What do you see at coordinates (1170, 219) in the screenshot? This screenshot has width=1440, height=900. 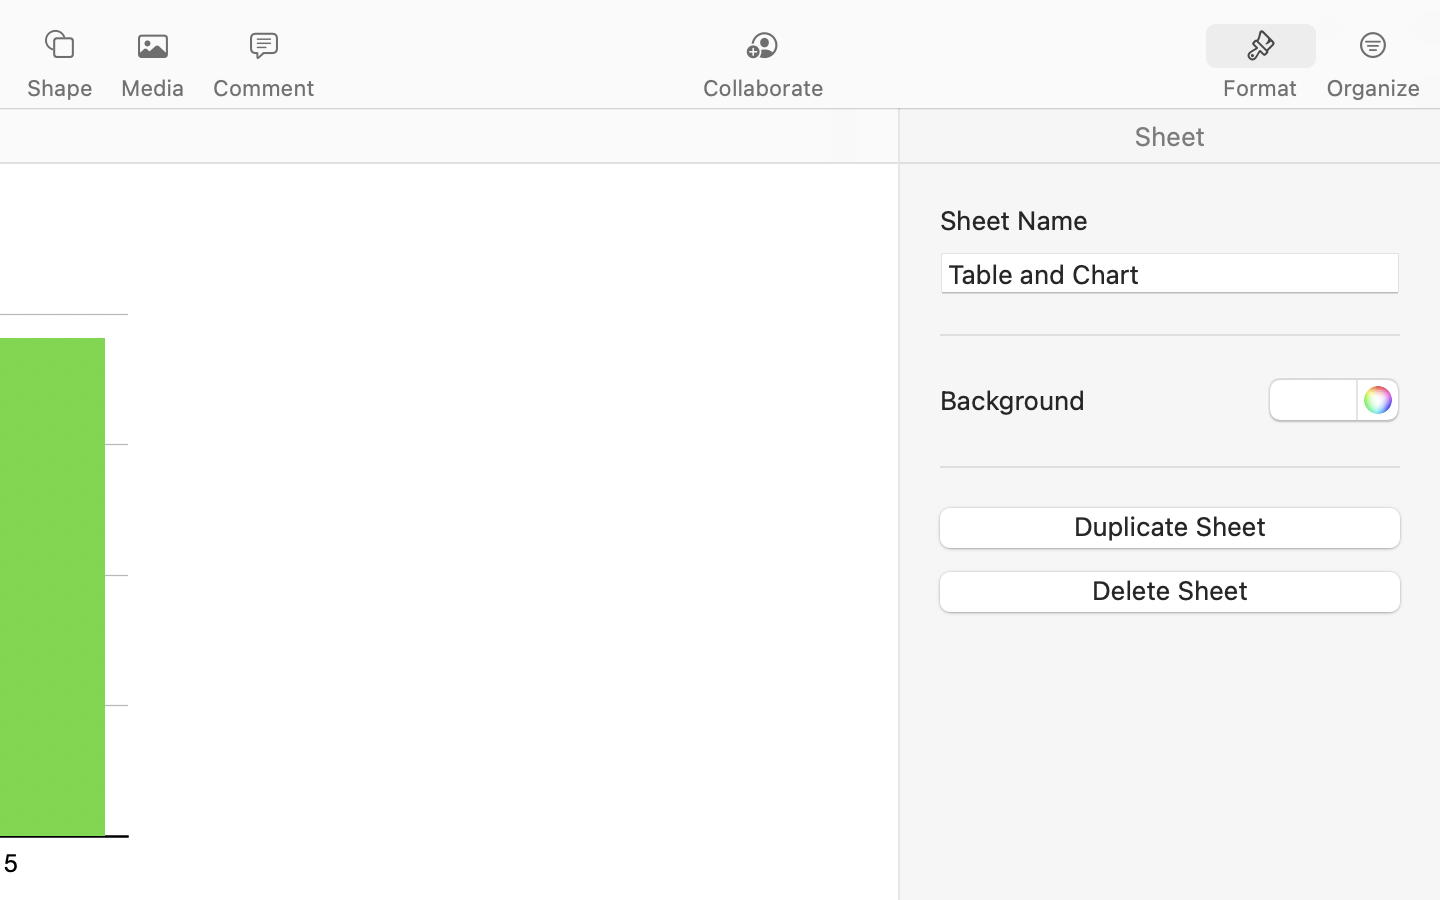 I see `'Sheet Name'` at bounding box center [1170, 219].